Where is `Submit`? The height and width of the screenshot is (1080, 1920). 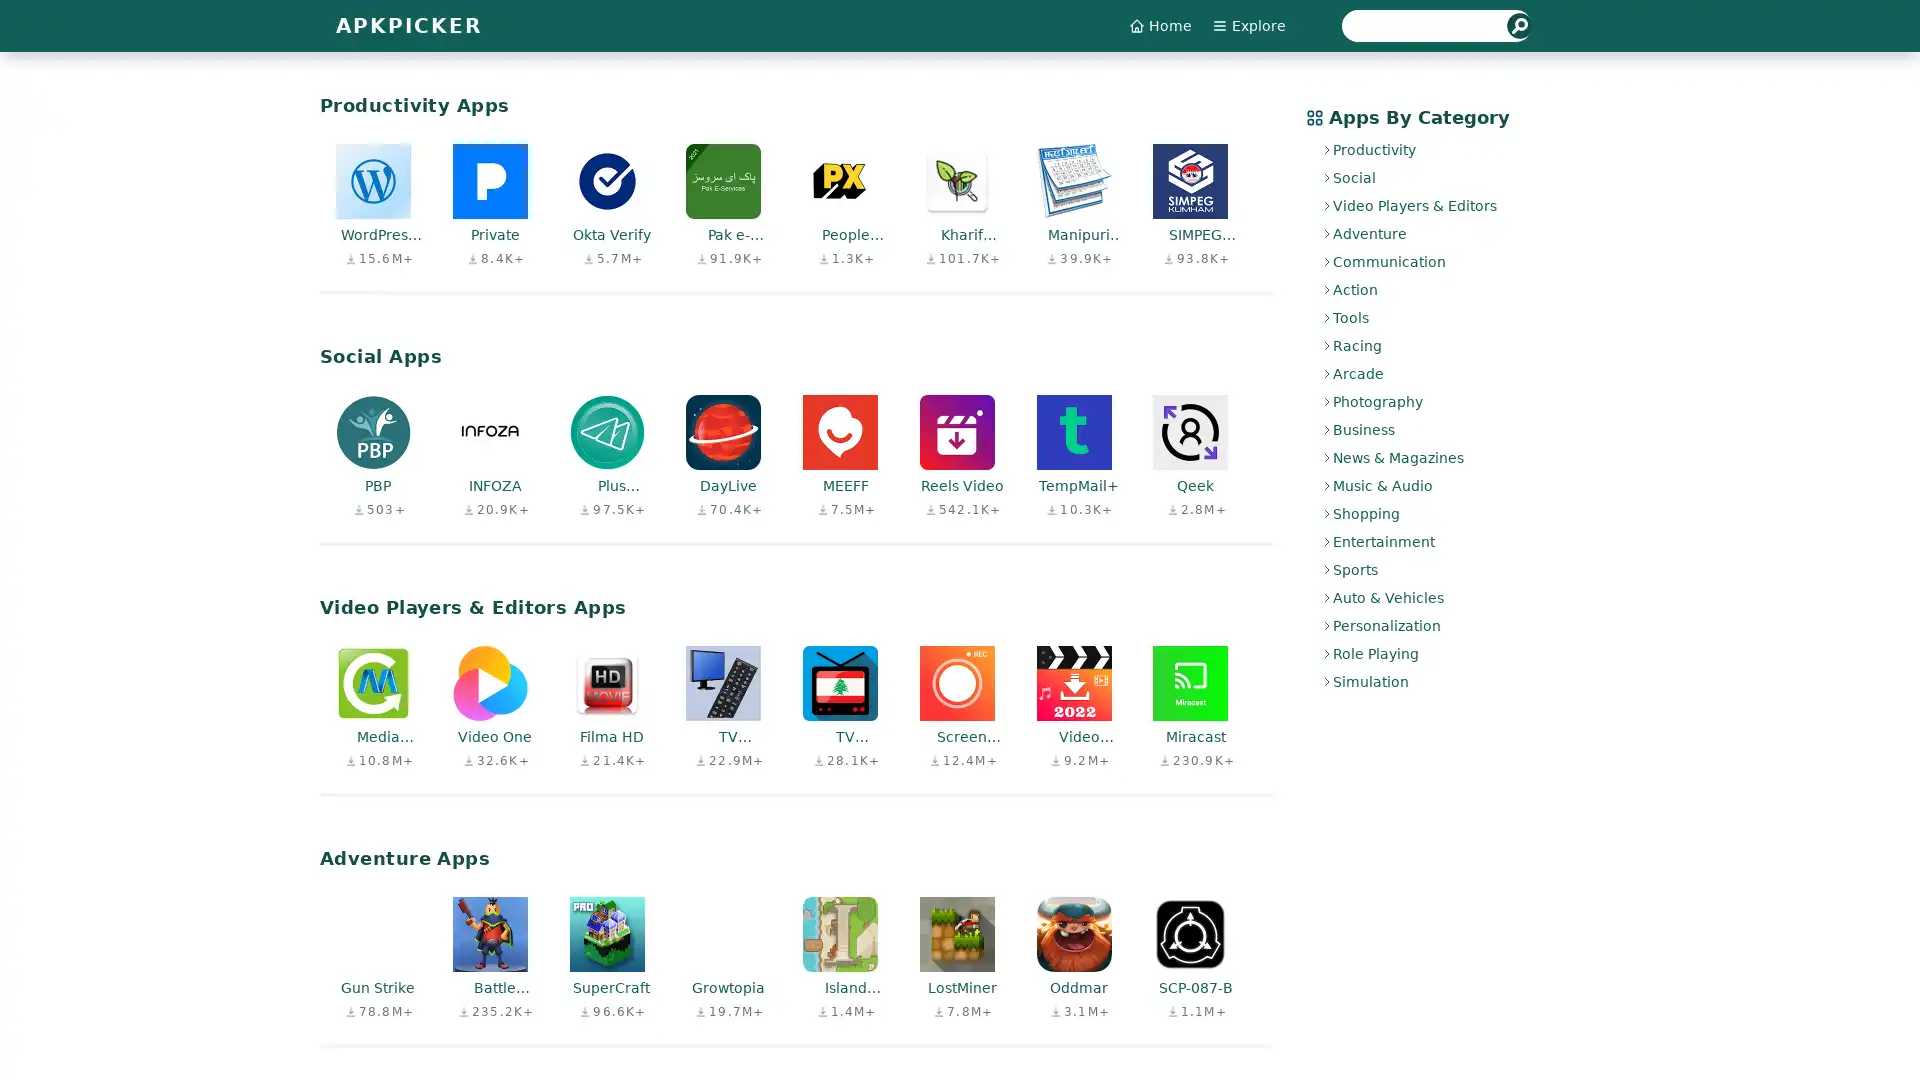 Submit is located at coordinates (1512, 26).